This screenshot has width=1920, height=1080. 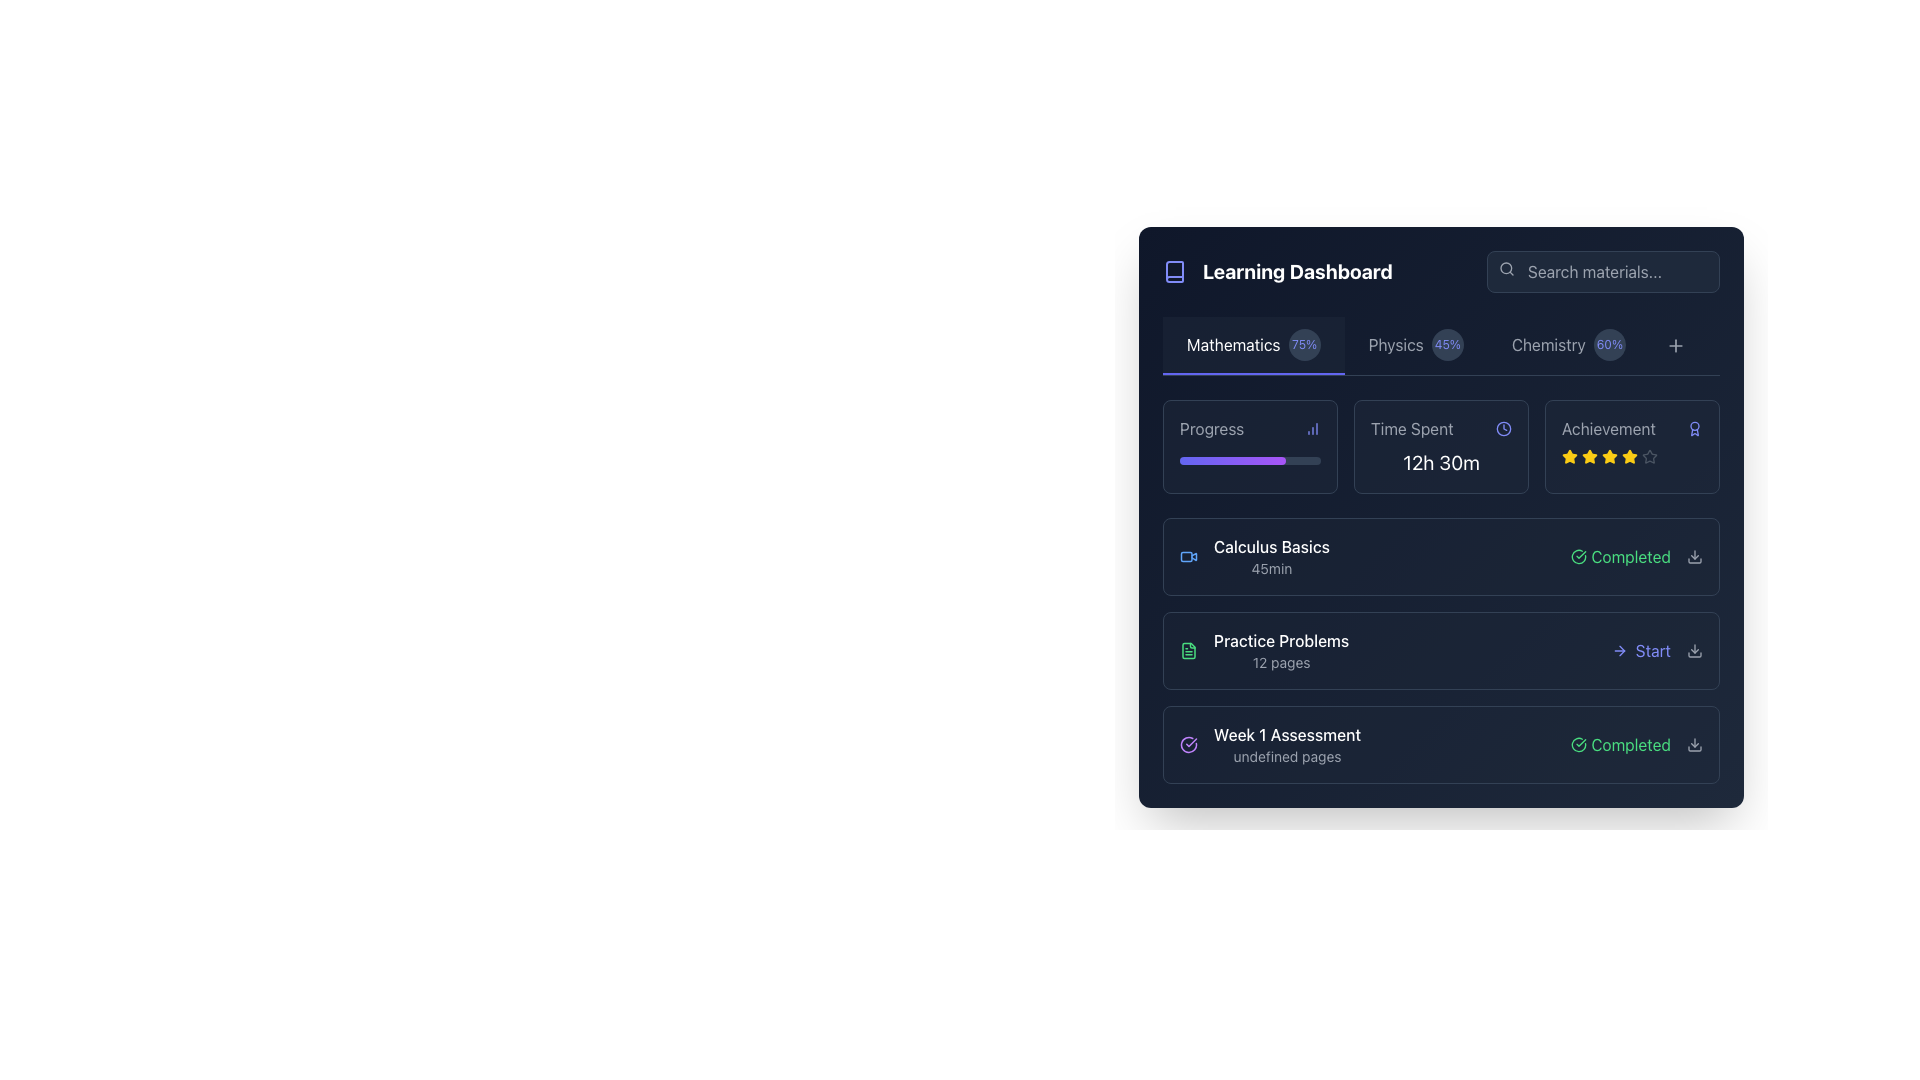 I want to click on the small green circle with a white checkmark inside, which indicates completion, located next to the text 'Completed' in the 'Calculus Basics' row, so click(x=1578, y=556).